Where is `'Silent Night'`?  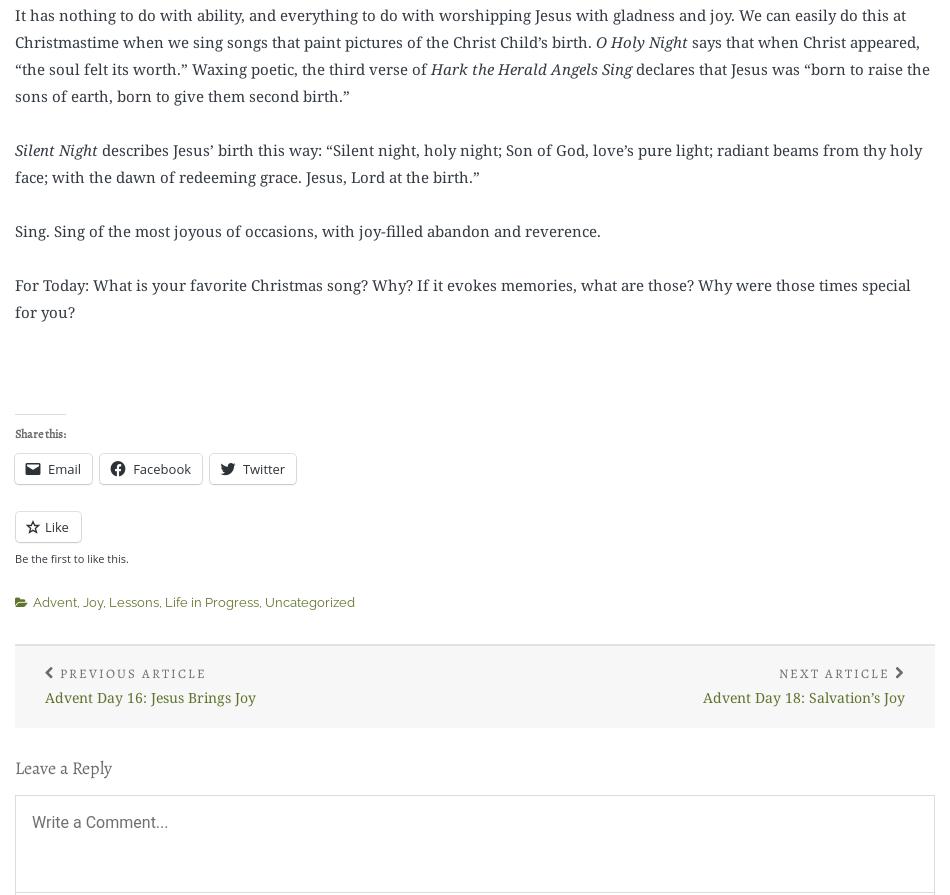
'Silent Night' is located at coordinates (56, 149).